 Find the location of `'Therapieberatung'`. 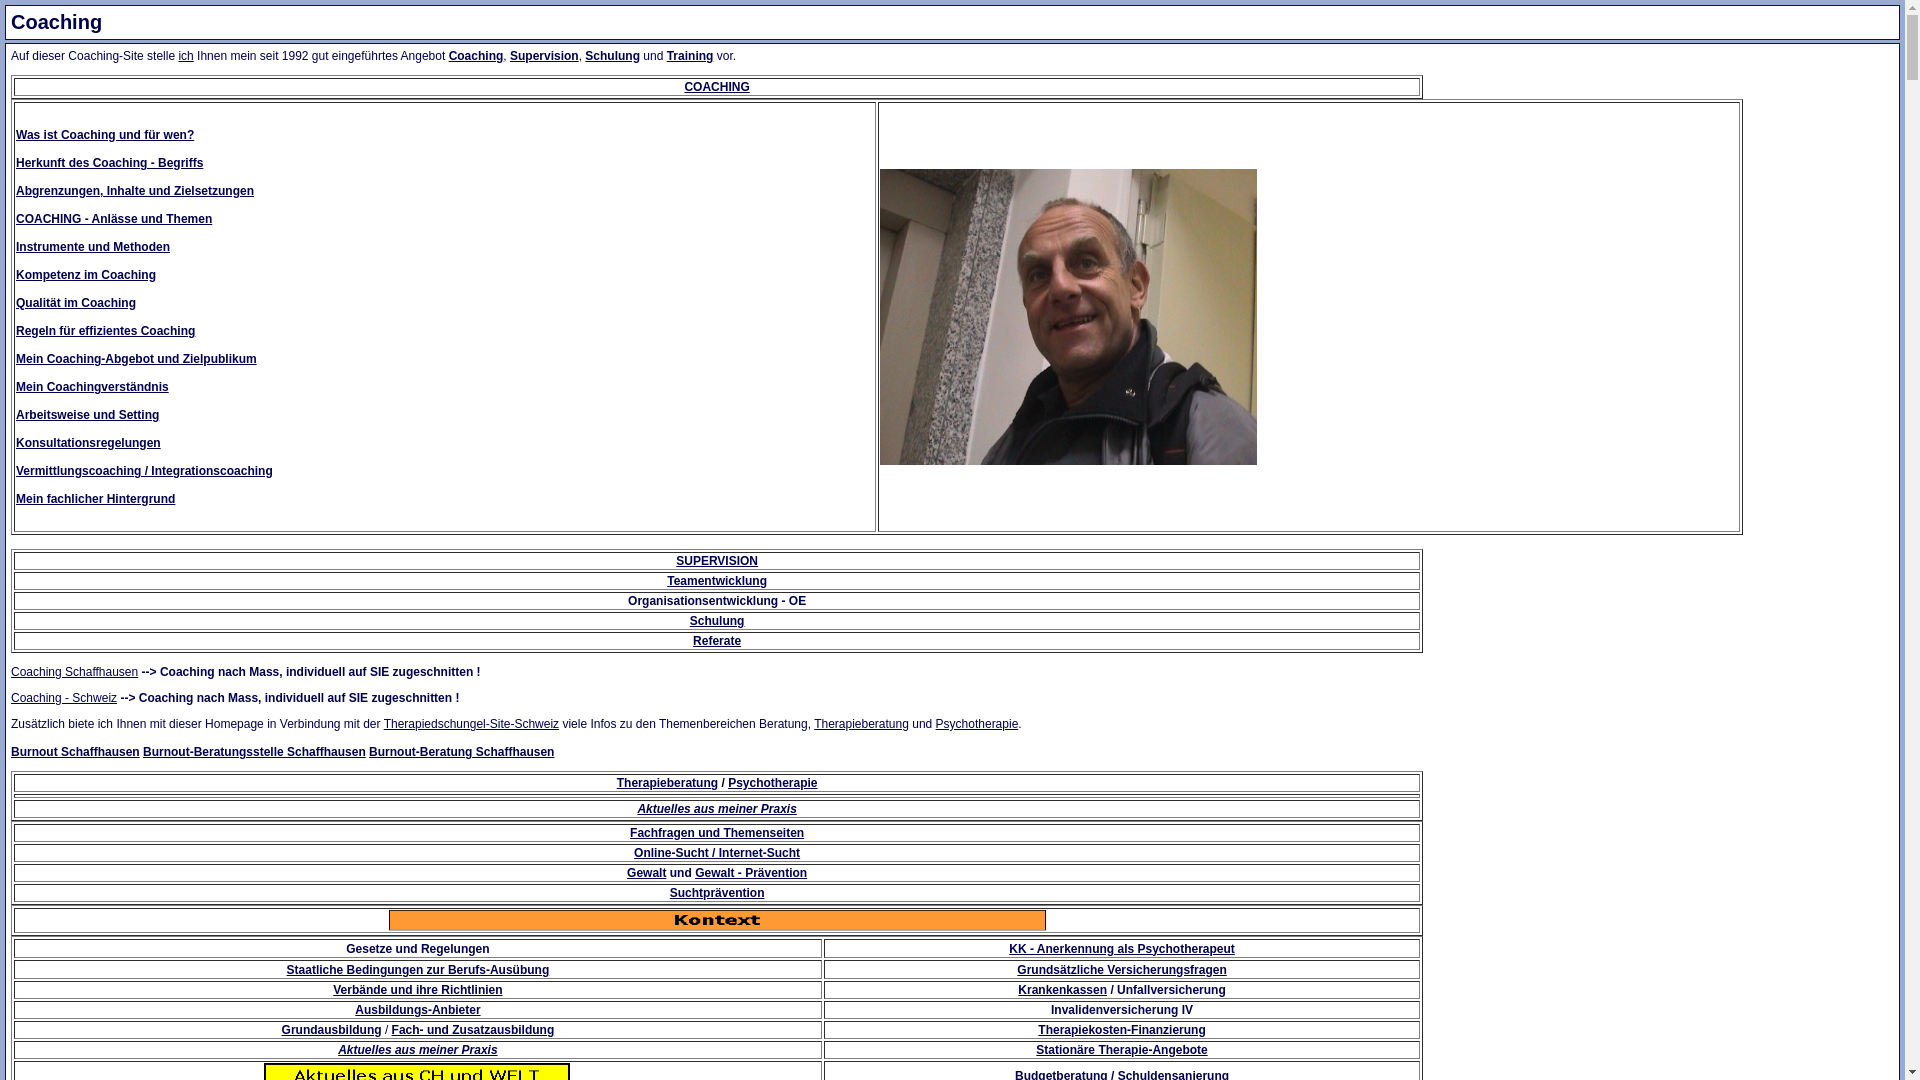

'Therapieberatung' is located at coordinates (861, 724).